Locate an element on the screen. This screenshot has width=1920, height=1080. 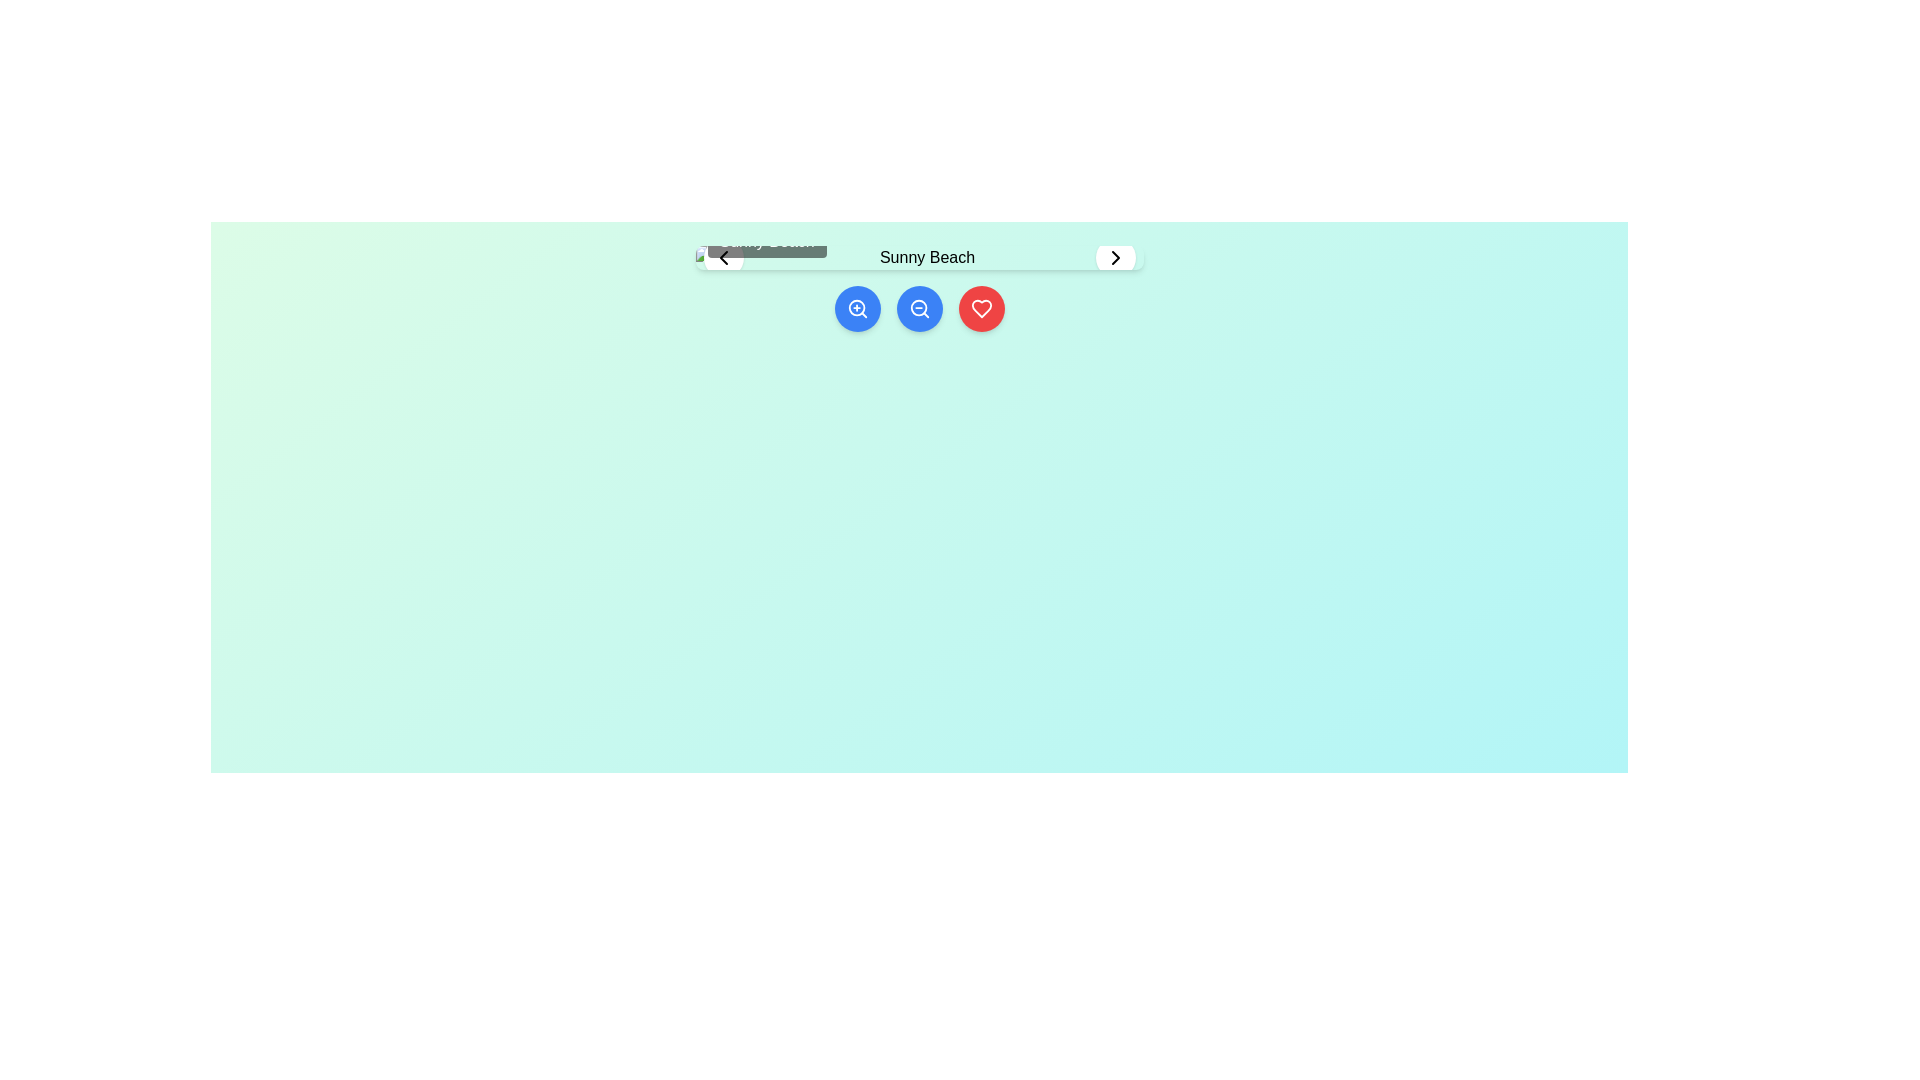
the SVG circle element representing the zoom-out action in the magnifying glass icon, located just below the title 'Sunny Beach.' is located at coordinates (917, 308).